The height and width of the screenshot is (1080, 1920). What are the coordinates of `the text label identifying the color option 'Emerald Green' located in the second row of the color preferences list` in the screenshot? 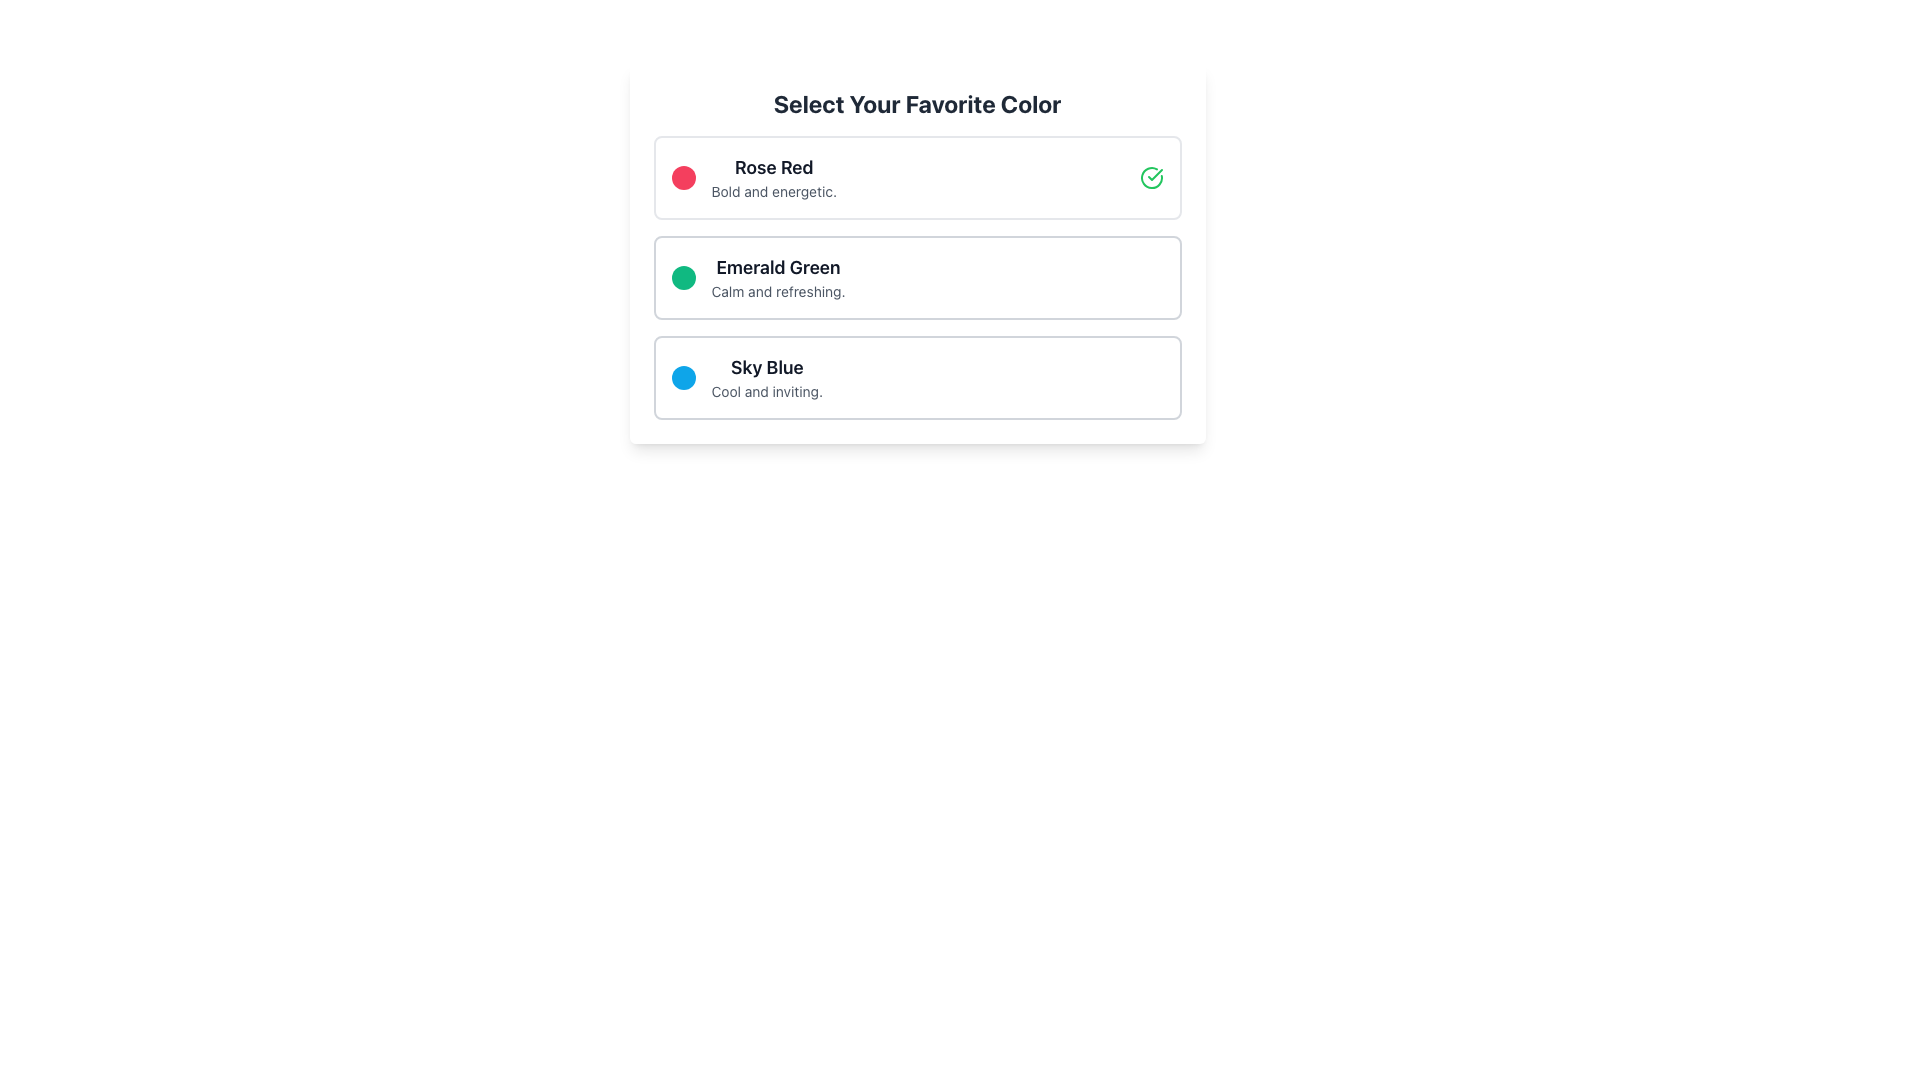 It's located at (777, 266).